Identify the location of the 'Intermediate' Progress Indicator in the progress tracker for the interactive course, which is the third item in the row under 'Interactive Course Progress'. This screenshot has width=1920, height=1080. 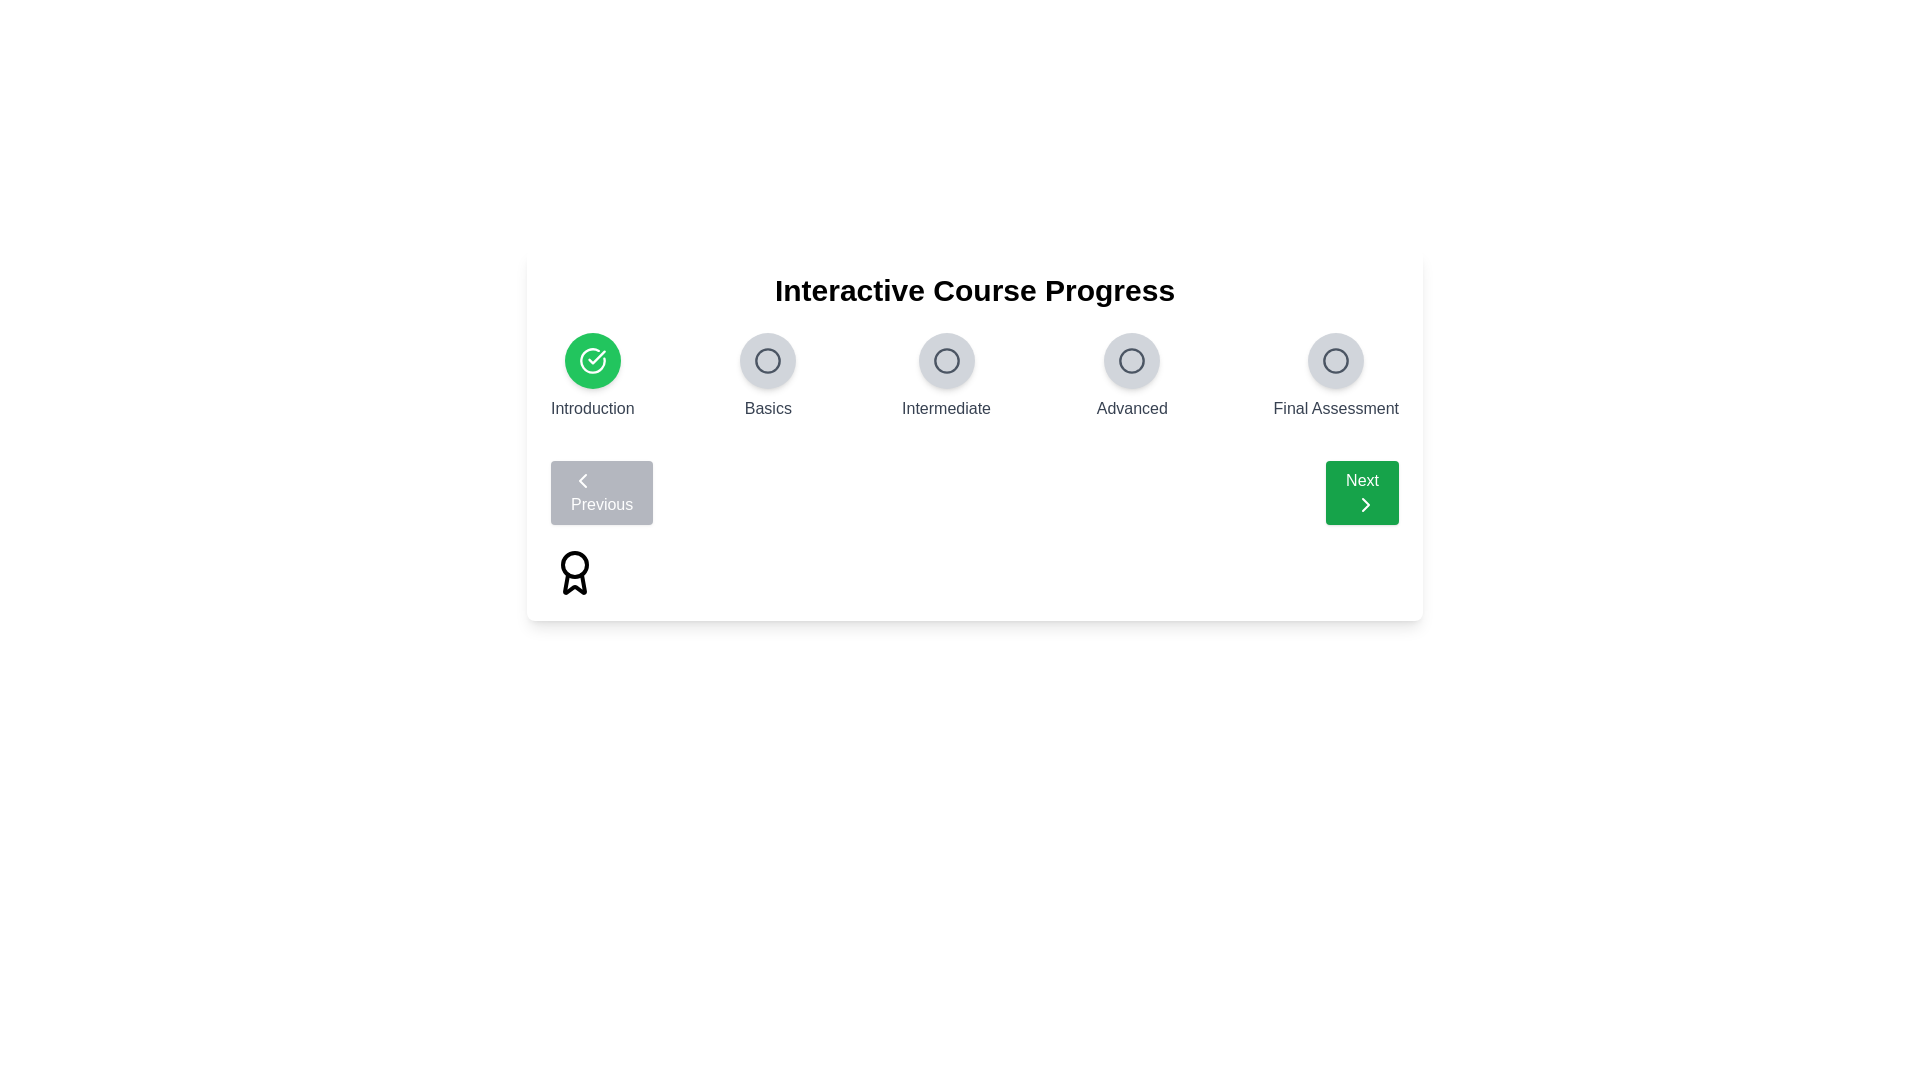
(945, 361).